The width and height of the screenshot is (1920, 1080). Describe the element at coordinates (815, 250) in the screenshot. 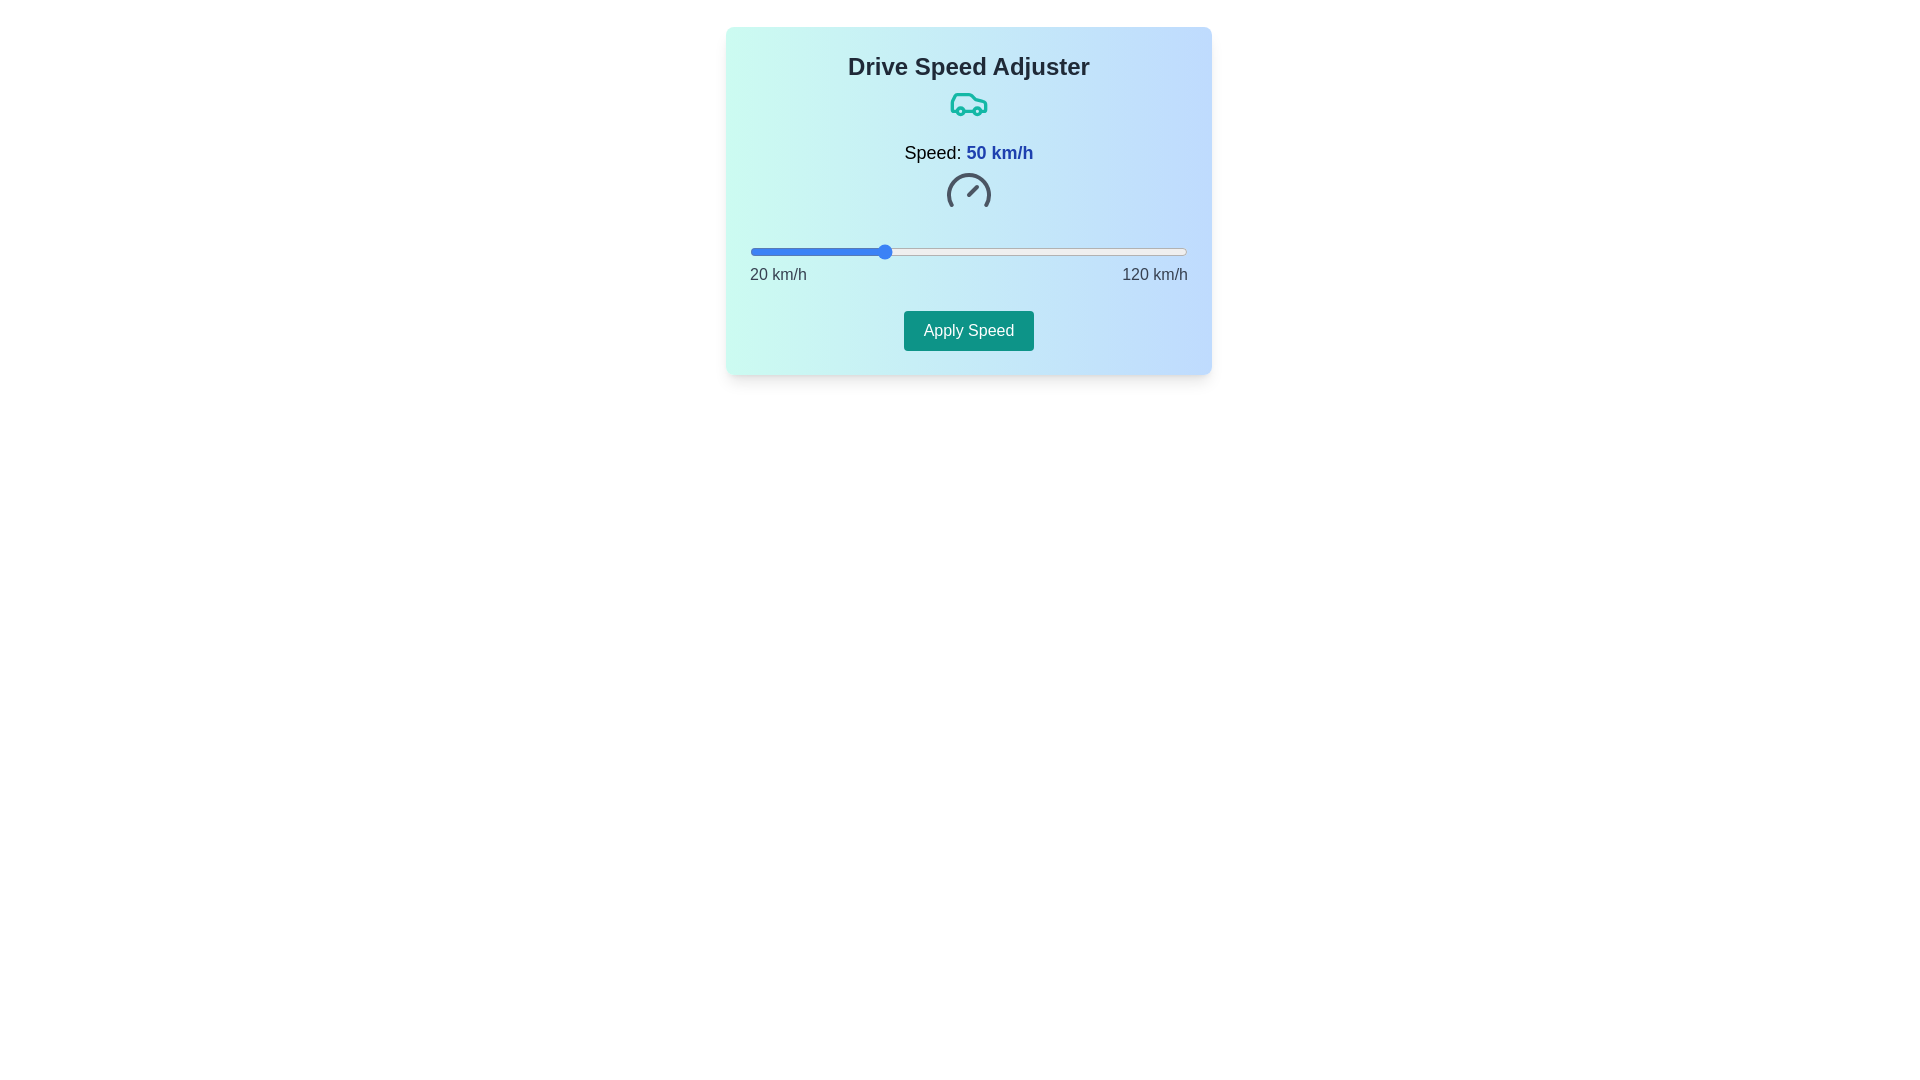

I see `the speed slider to set the speed to 35 km/h` at that location.